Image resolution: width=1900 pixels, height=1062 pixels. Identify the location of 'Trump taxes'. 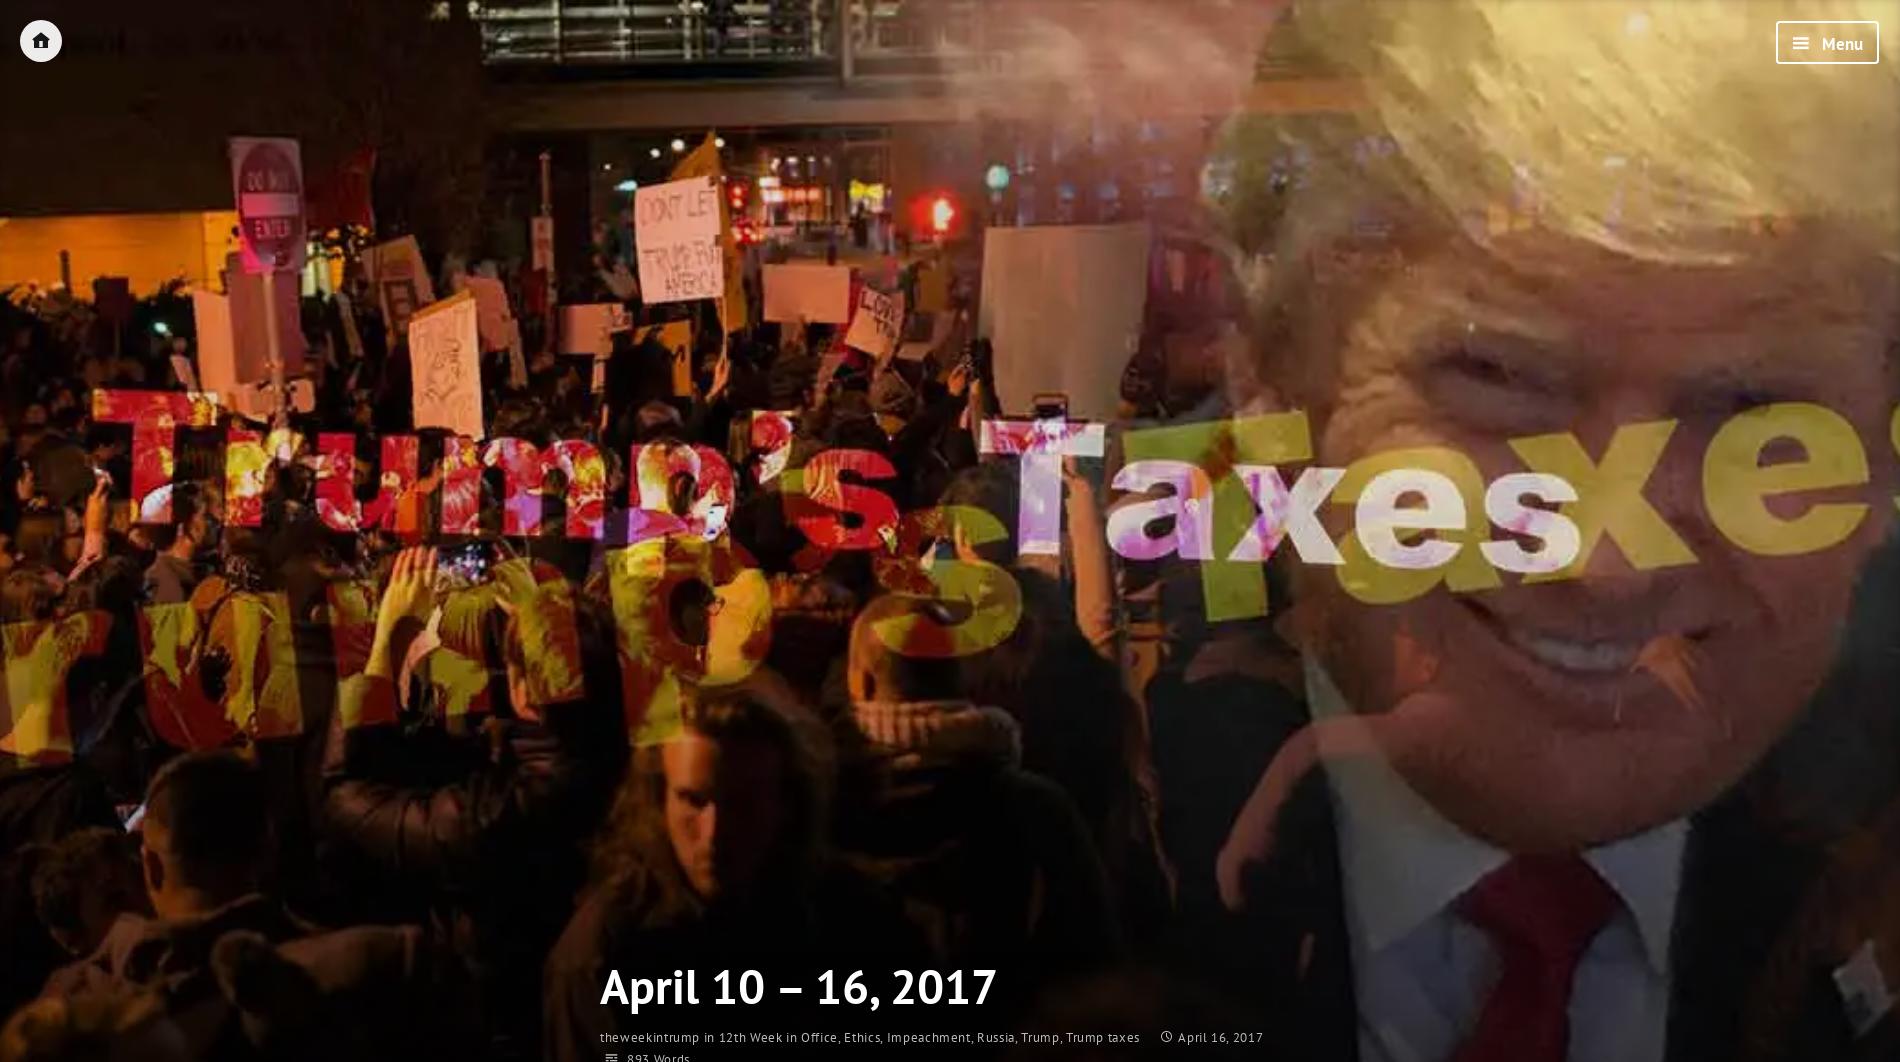
(1102, 1036).